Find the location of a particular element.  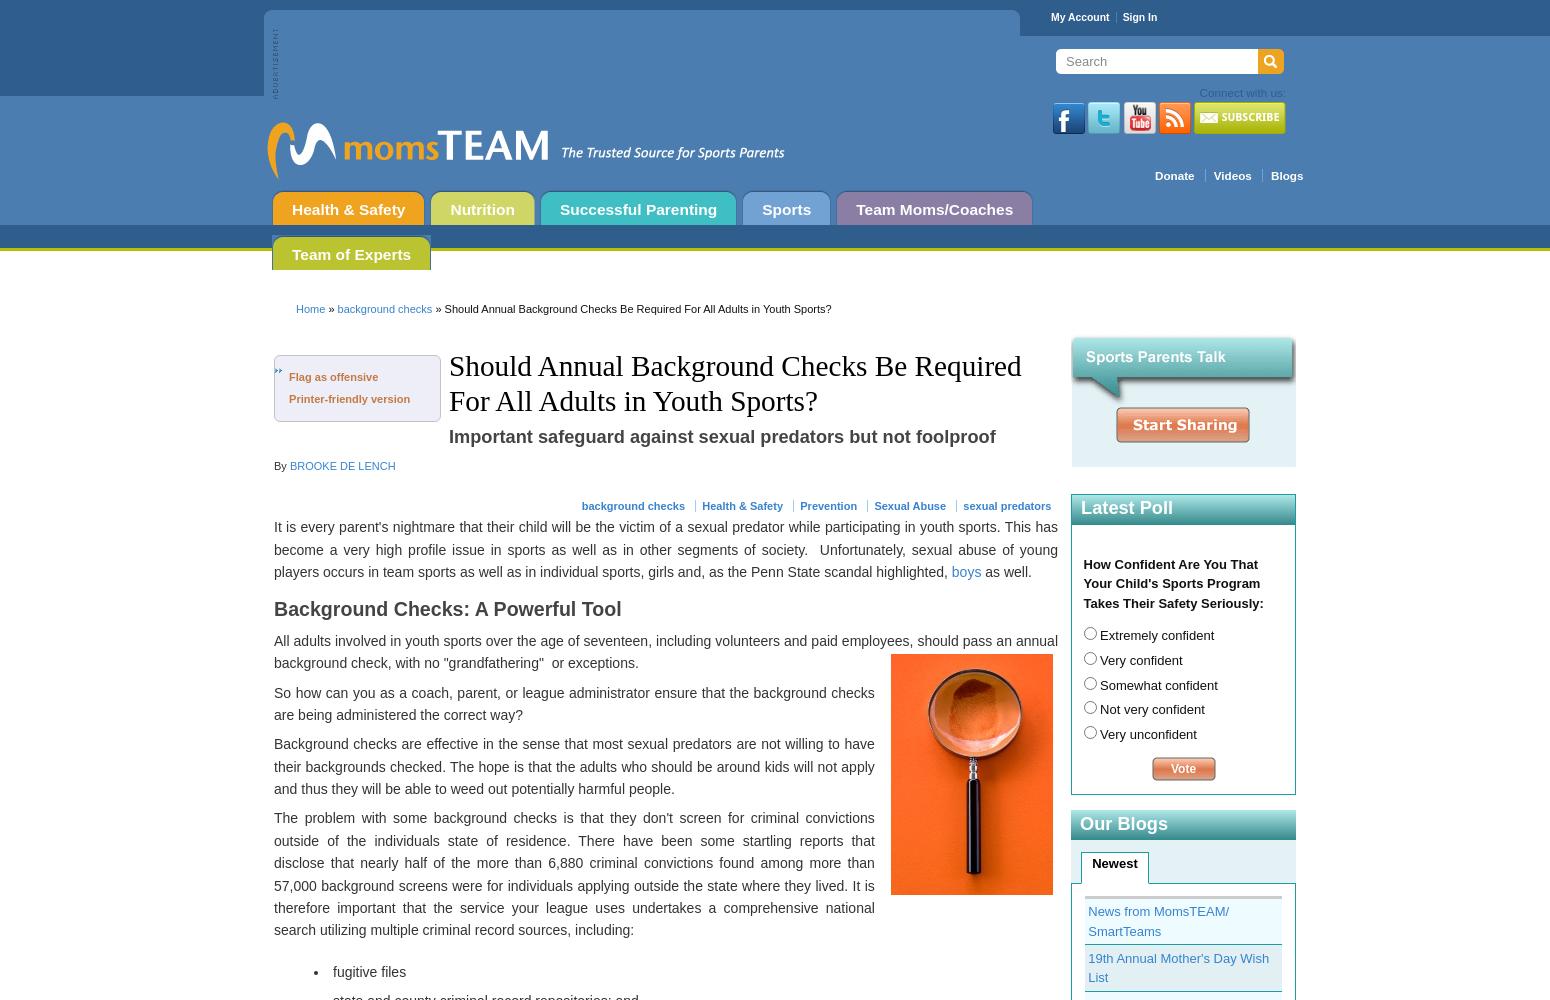

'Sports' is located at coordinates (785, 208).